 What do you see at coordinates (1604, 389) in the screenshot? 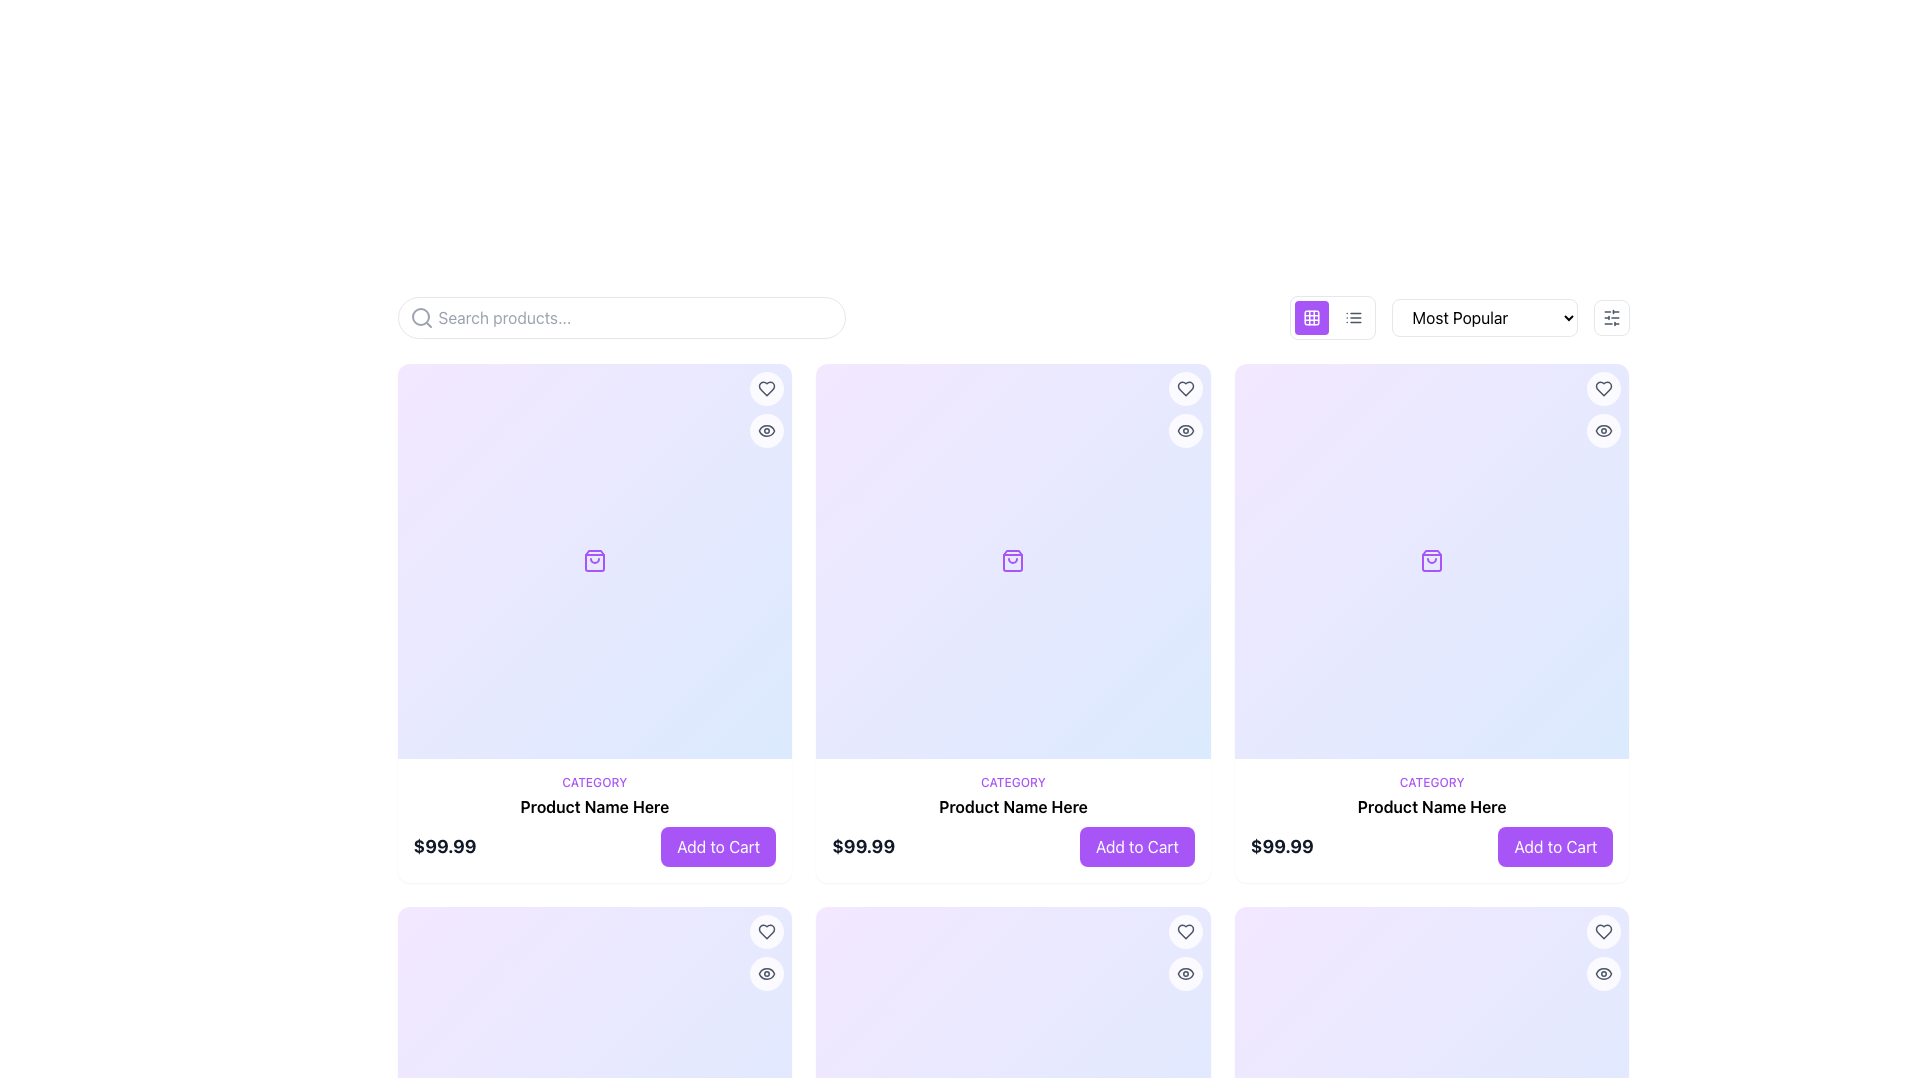
I see `the heart-shaped icon button located in the top-right corner of the rightmost product card` at bounding box center [1604, 389].